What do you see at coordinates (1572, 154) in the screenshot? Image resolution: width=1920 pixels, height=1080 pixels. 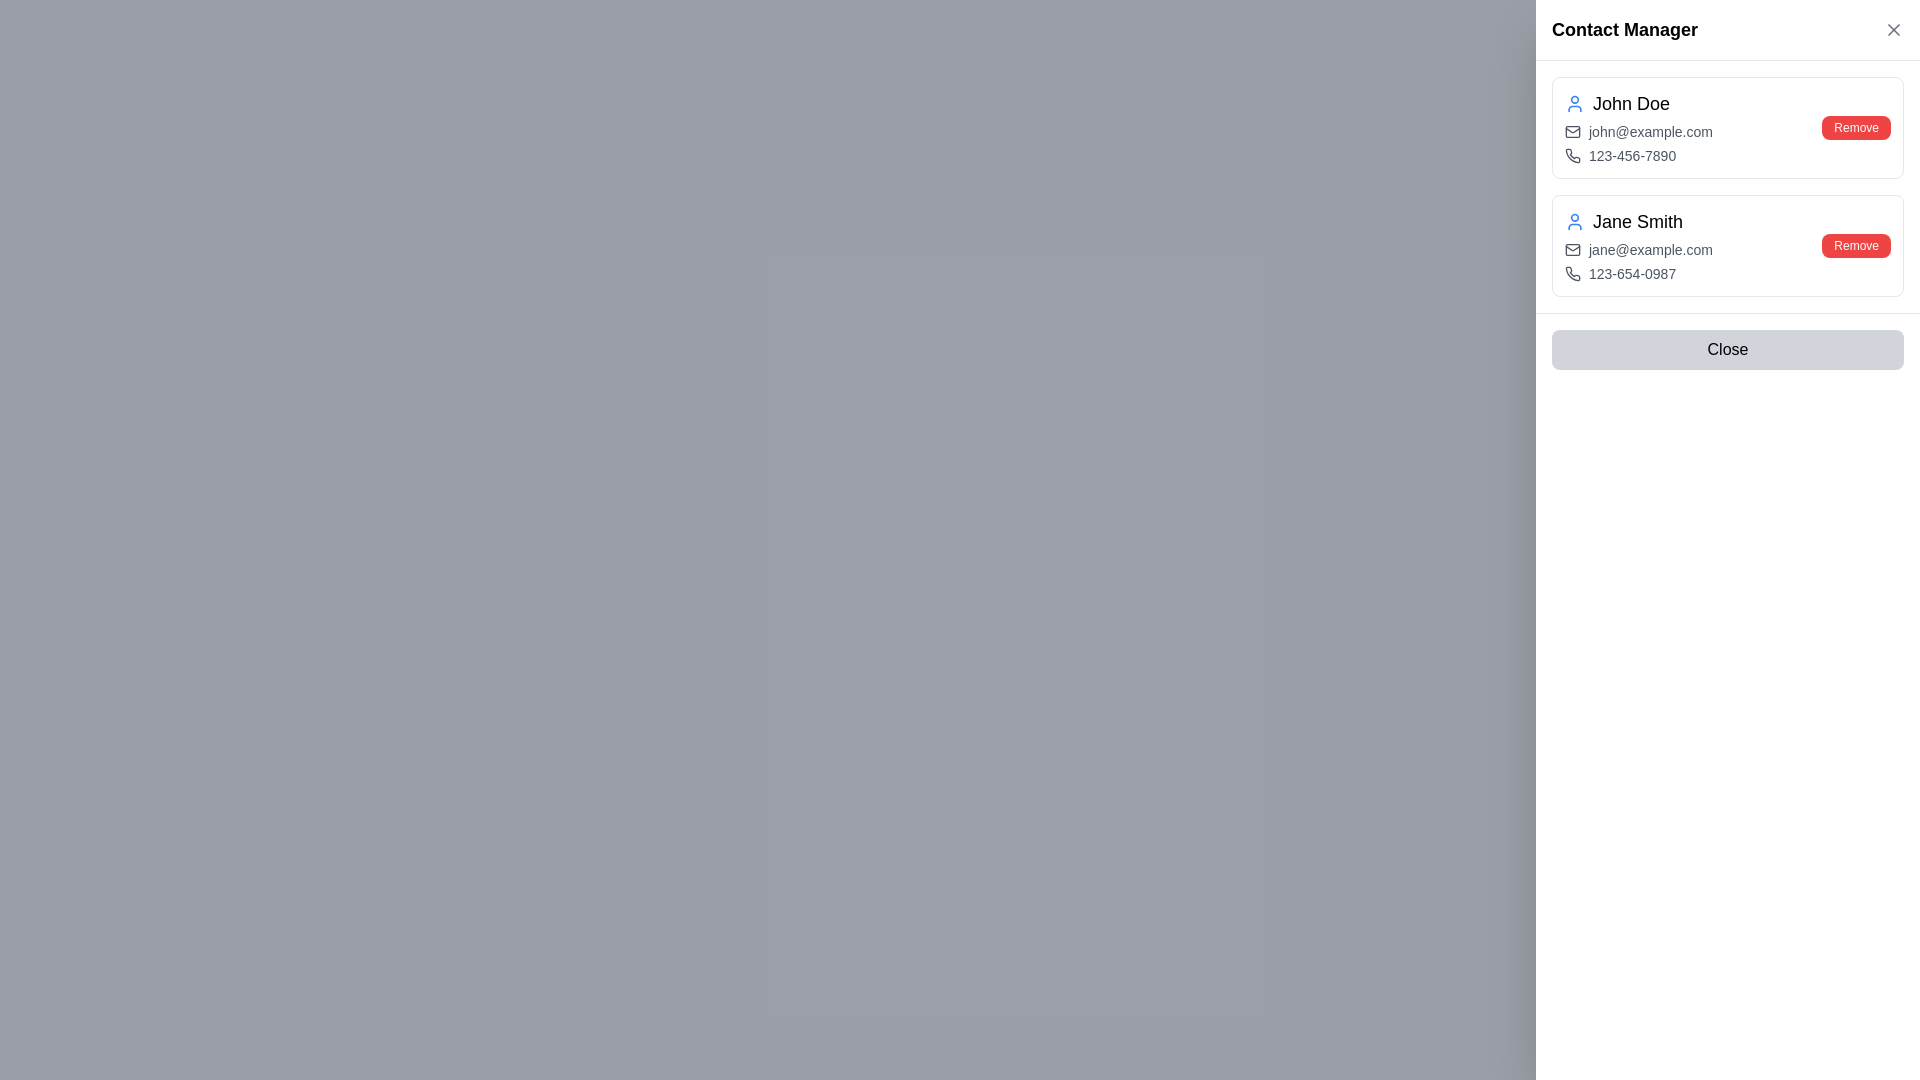 I see `the Decorative phone icon, which is located below the envelope icon and above the 'Remove' button in the contact details of 'John Doe'` at bounding box center [1572, 154].